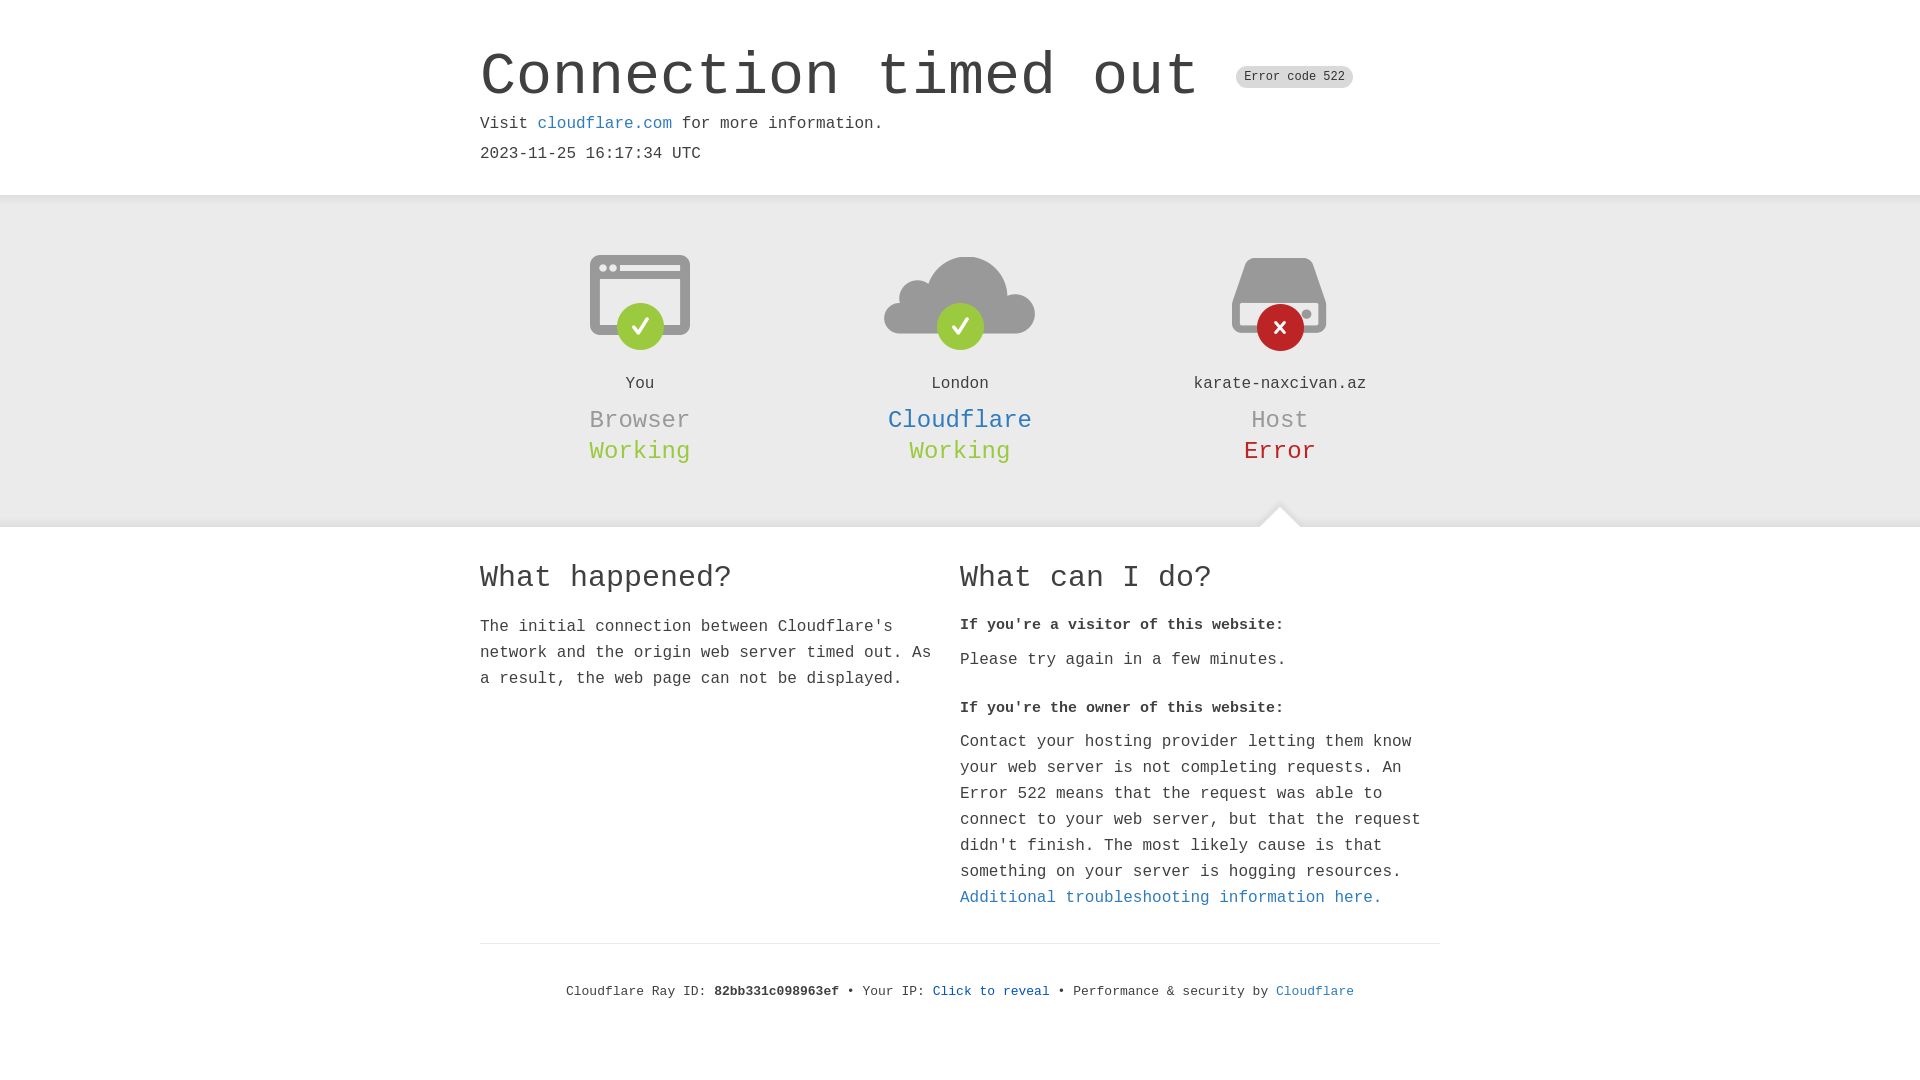 The width and height of the screenshot is (1920, 1080). What do you see at coordinates (991, 991) in the screenshot?
I see `'Click to reveal'` at bounding box center [991, 991].